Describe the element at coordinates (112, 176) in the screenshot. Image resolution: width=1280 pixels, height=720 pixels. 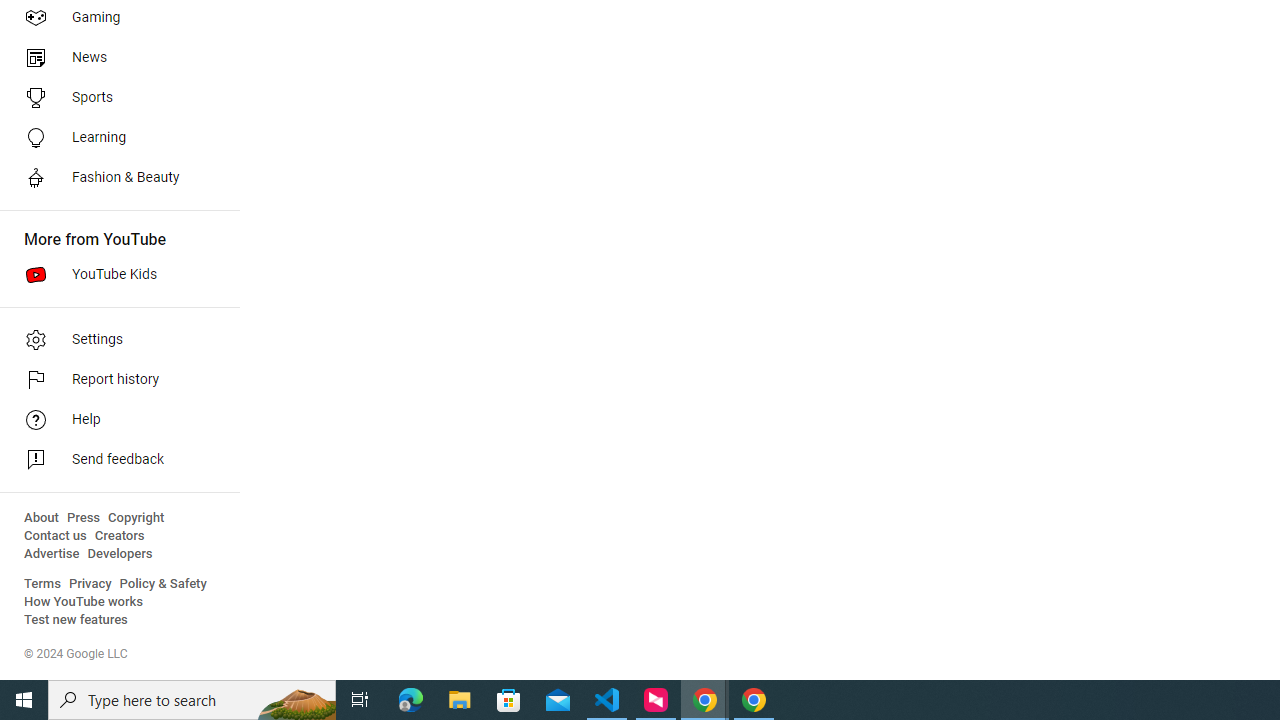
I see `'Fashion & Beauty'` at that location.